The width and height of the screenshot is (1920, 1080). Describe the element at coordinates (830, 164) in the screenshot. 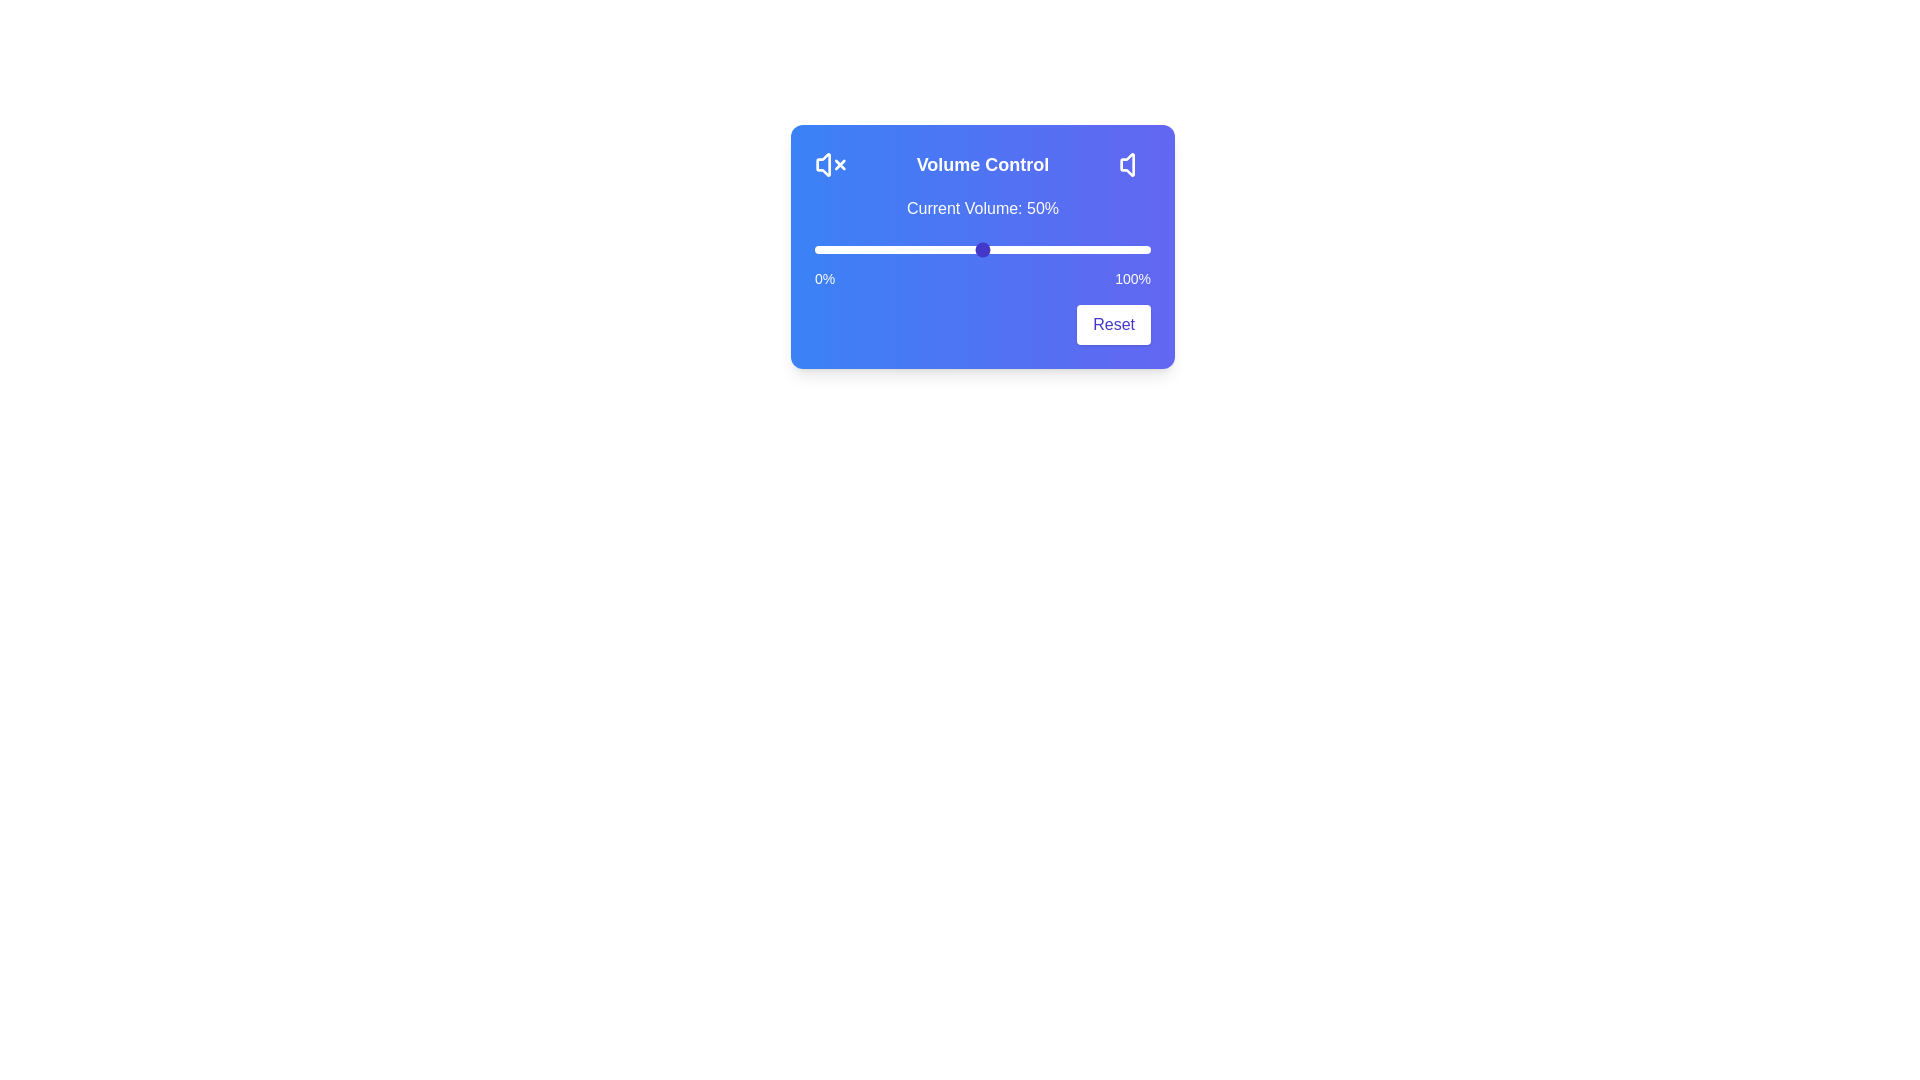

I see `the mute volume icon to mute the sound` at that location.